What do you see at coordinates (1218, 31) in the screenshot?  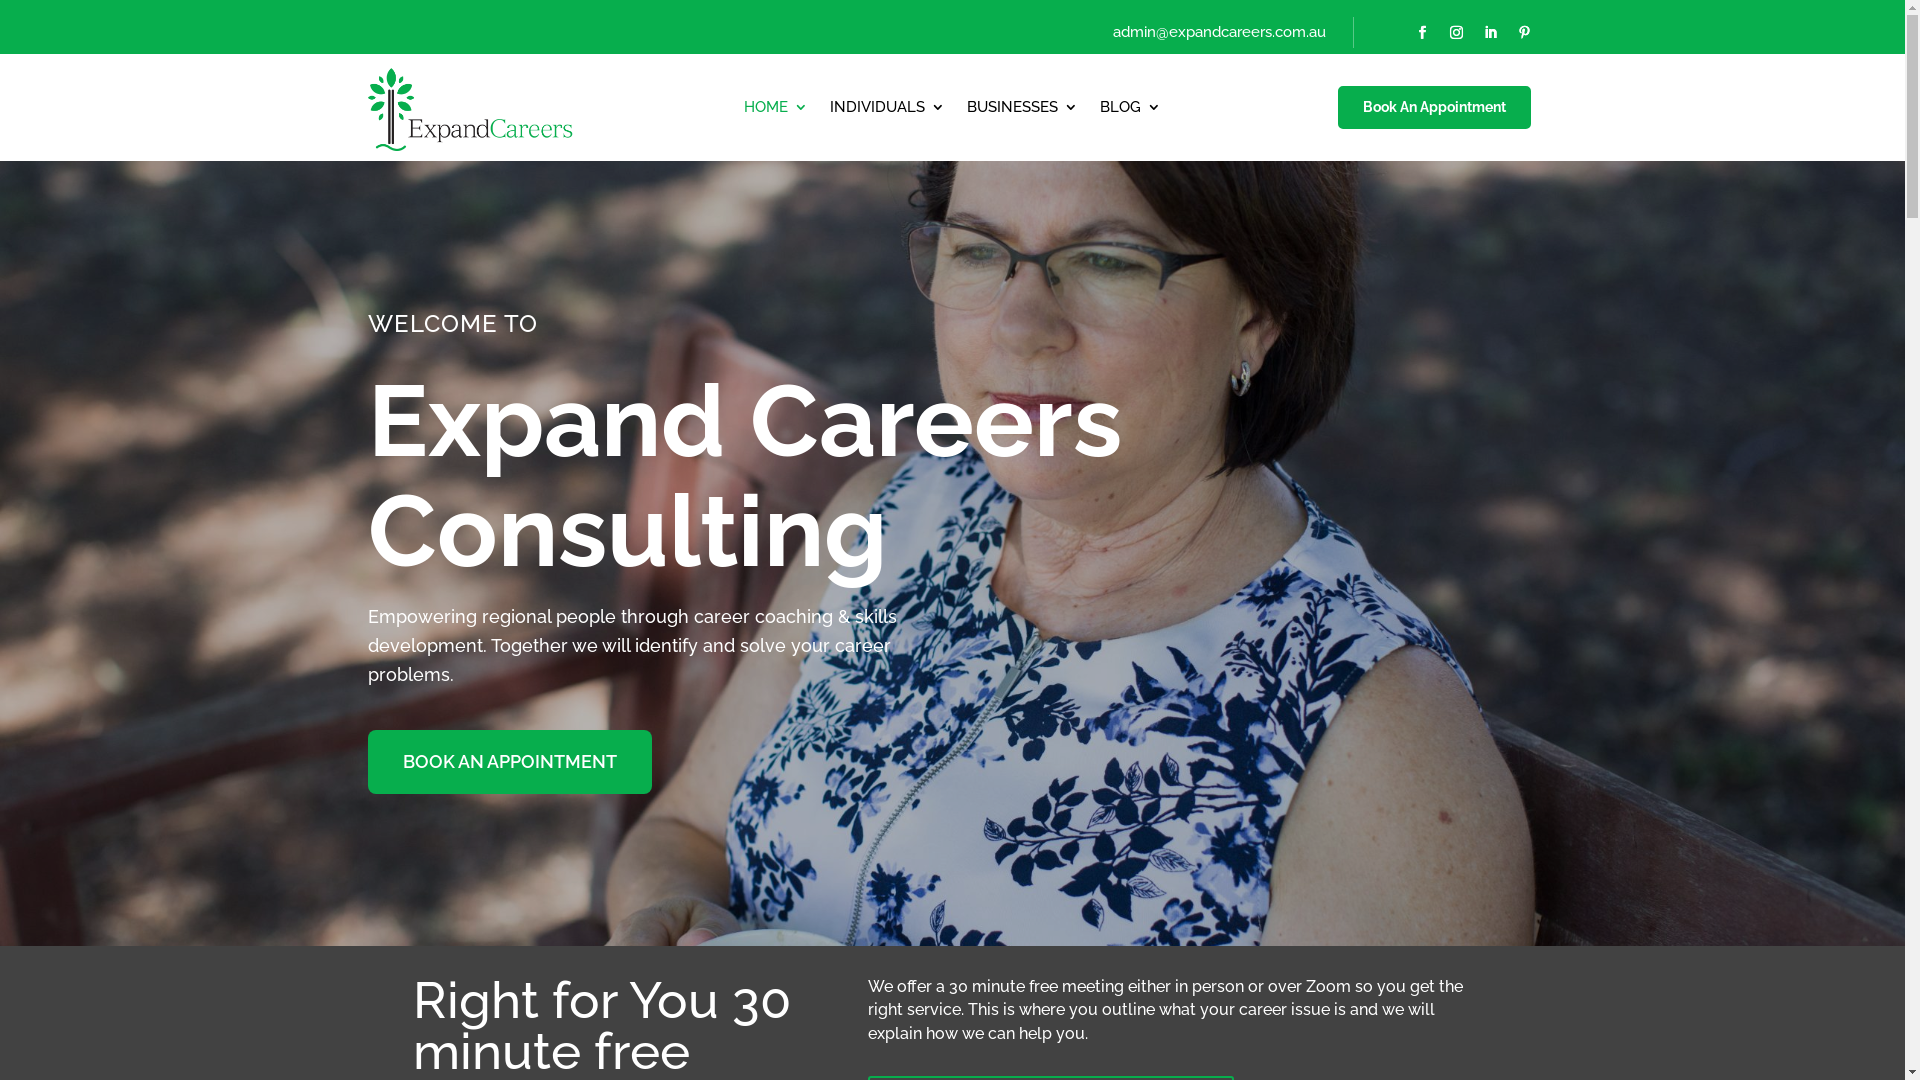 I see `'admin@expandcareers.com.au'` at bounding box center [1218, 31].